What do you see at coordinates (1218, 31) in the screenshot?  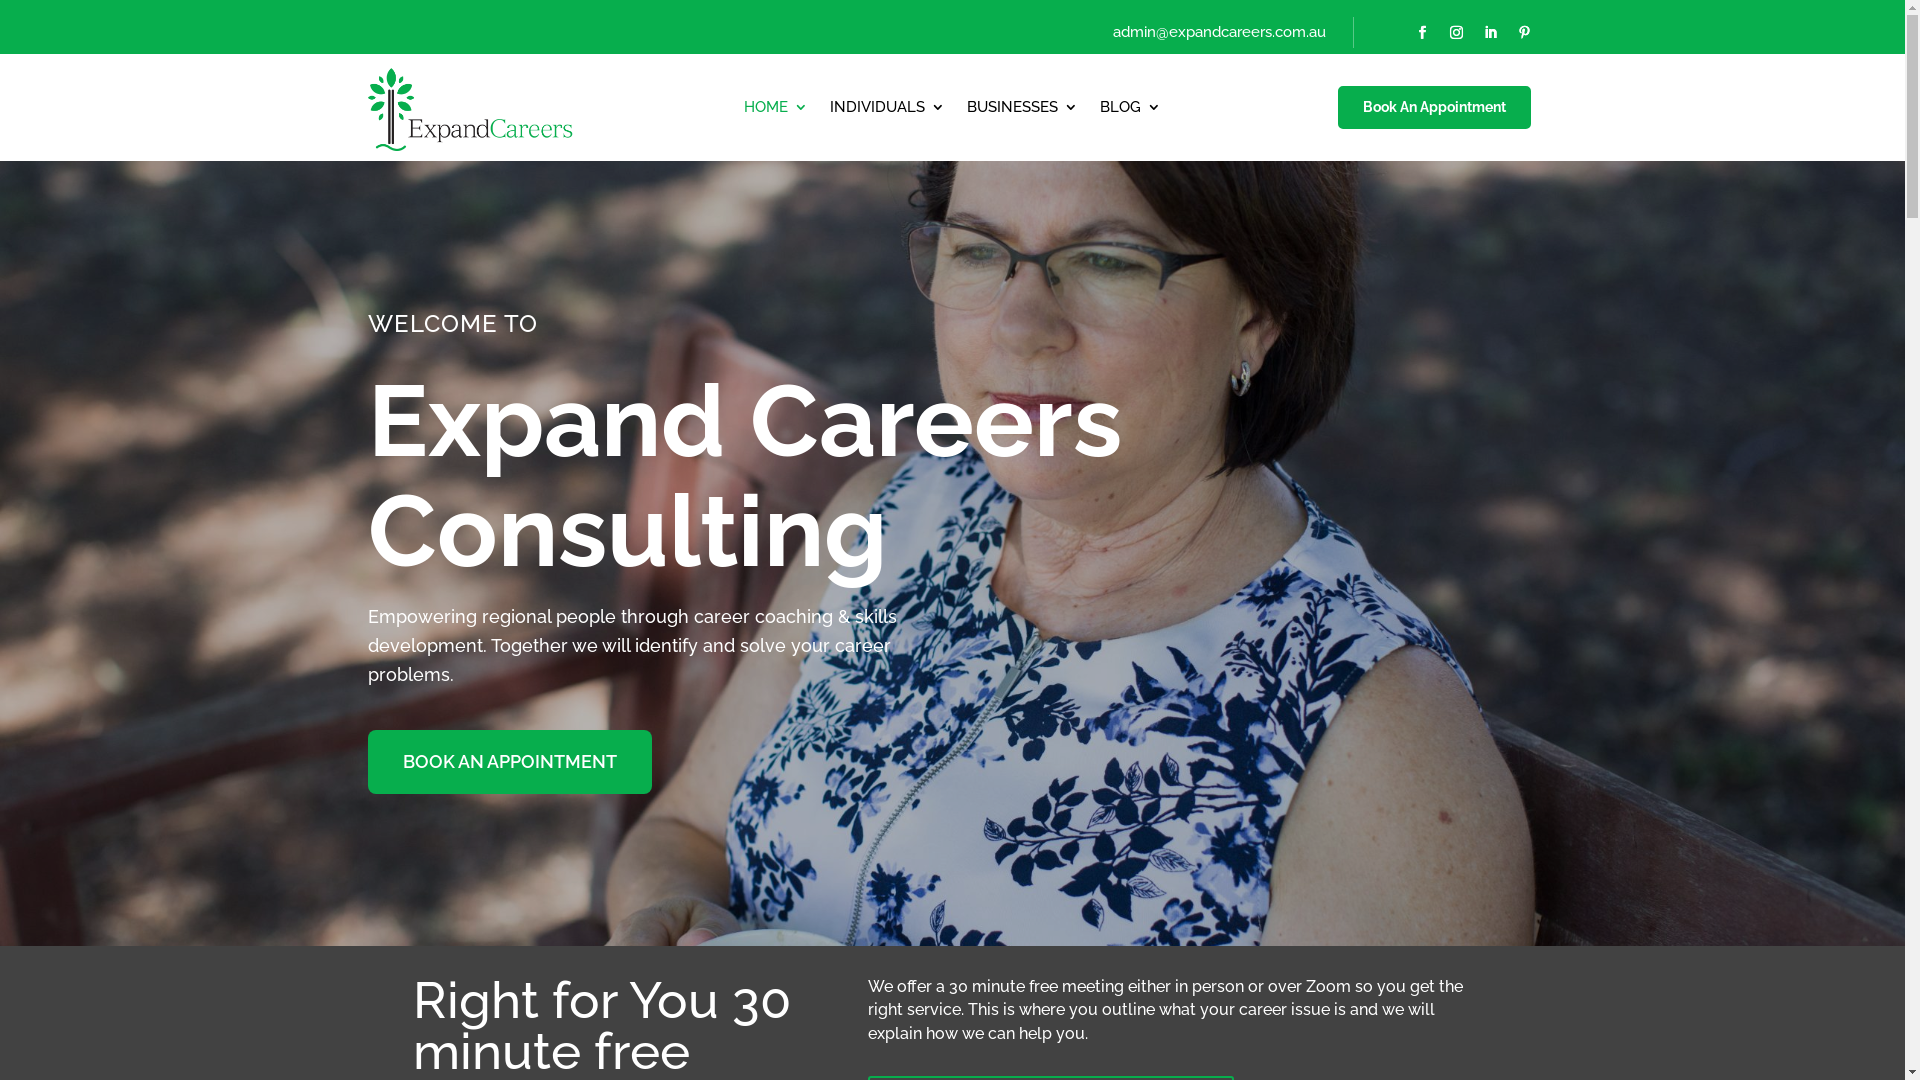 I see `'admin@expandcareers.com.au'` at bounding box center [1218, 31].